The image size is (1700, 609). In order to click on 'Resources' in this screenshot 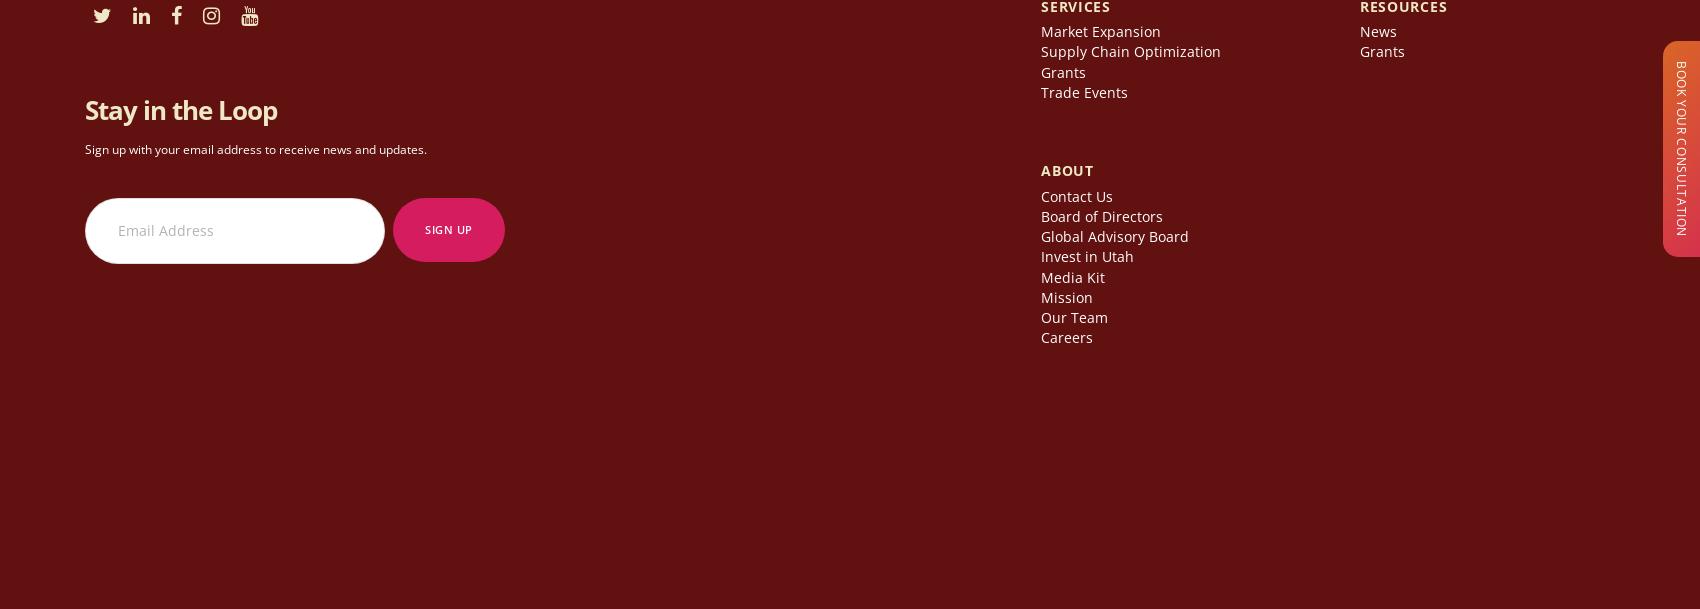, I will do `click(1402, 12)`.